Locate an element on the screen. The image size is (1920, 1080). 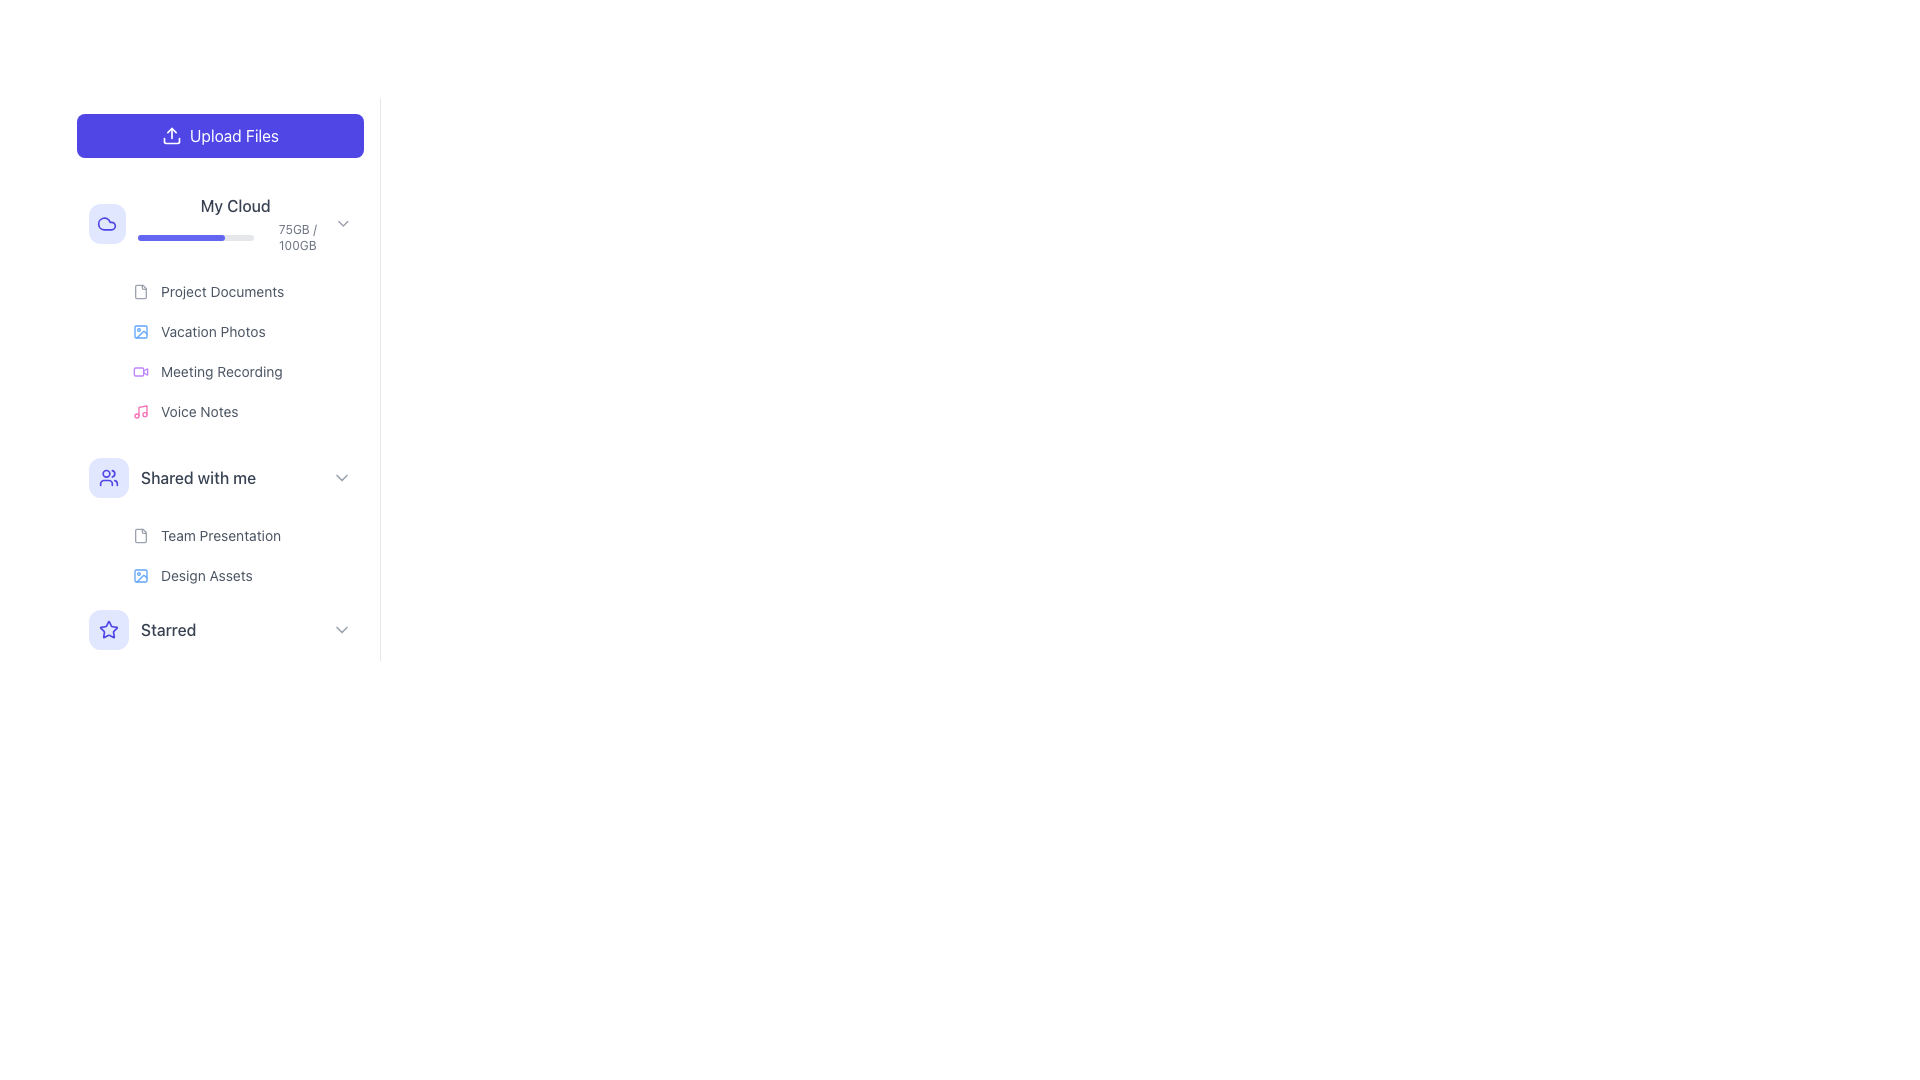
the file type icon located in the left sidebar under the 'My Cloud' section, which is the first icon in the list of items under 'My Cloud' and is positioned to the immediate left of 'Project Documents' is located at coordinates (139, 292).